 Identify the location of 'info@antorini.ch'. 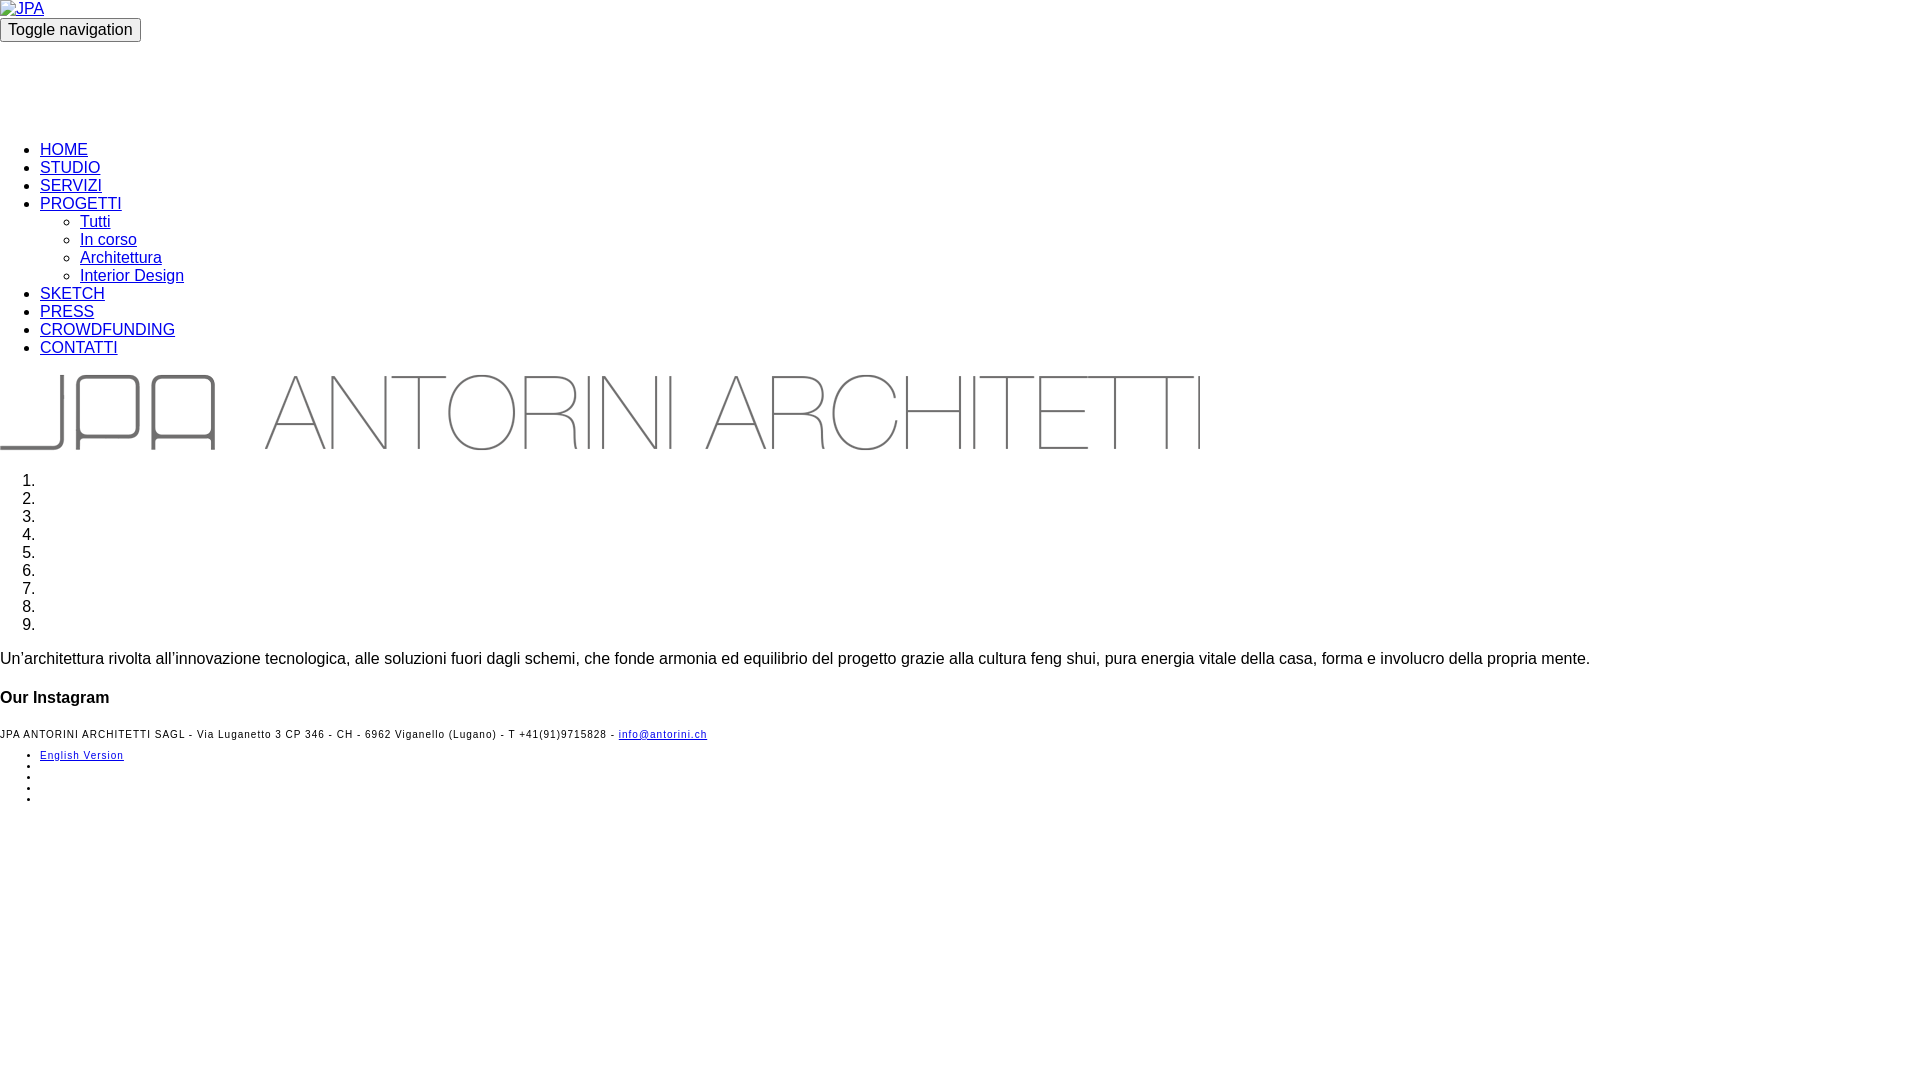
(662, 734).